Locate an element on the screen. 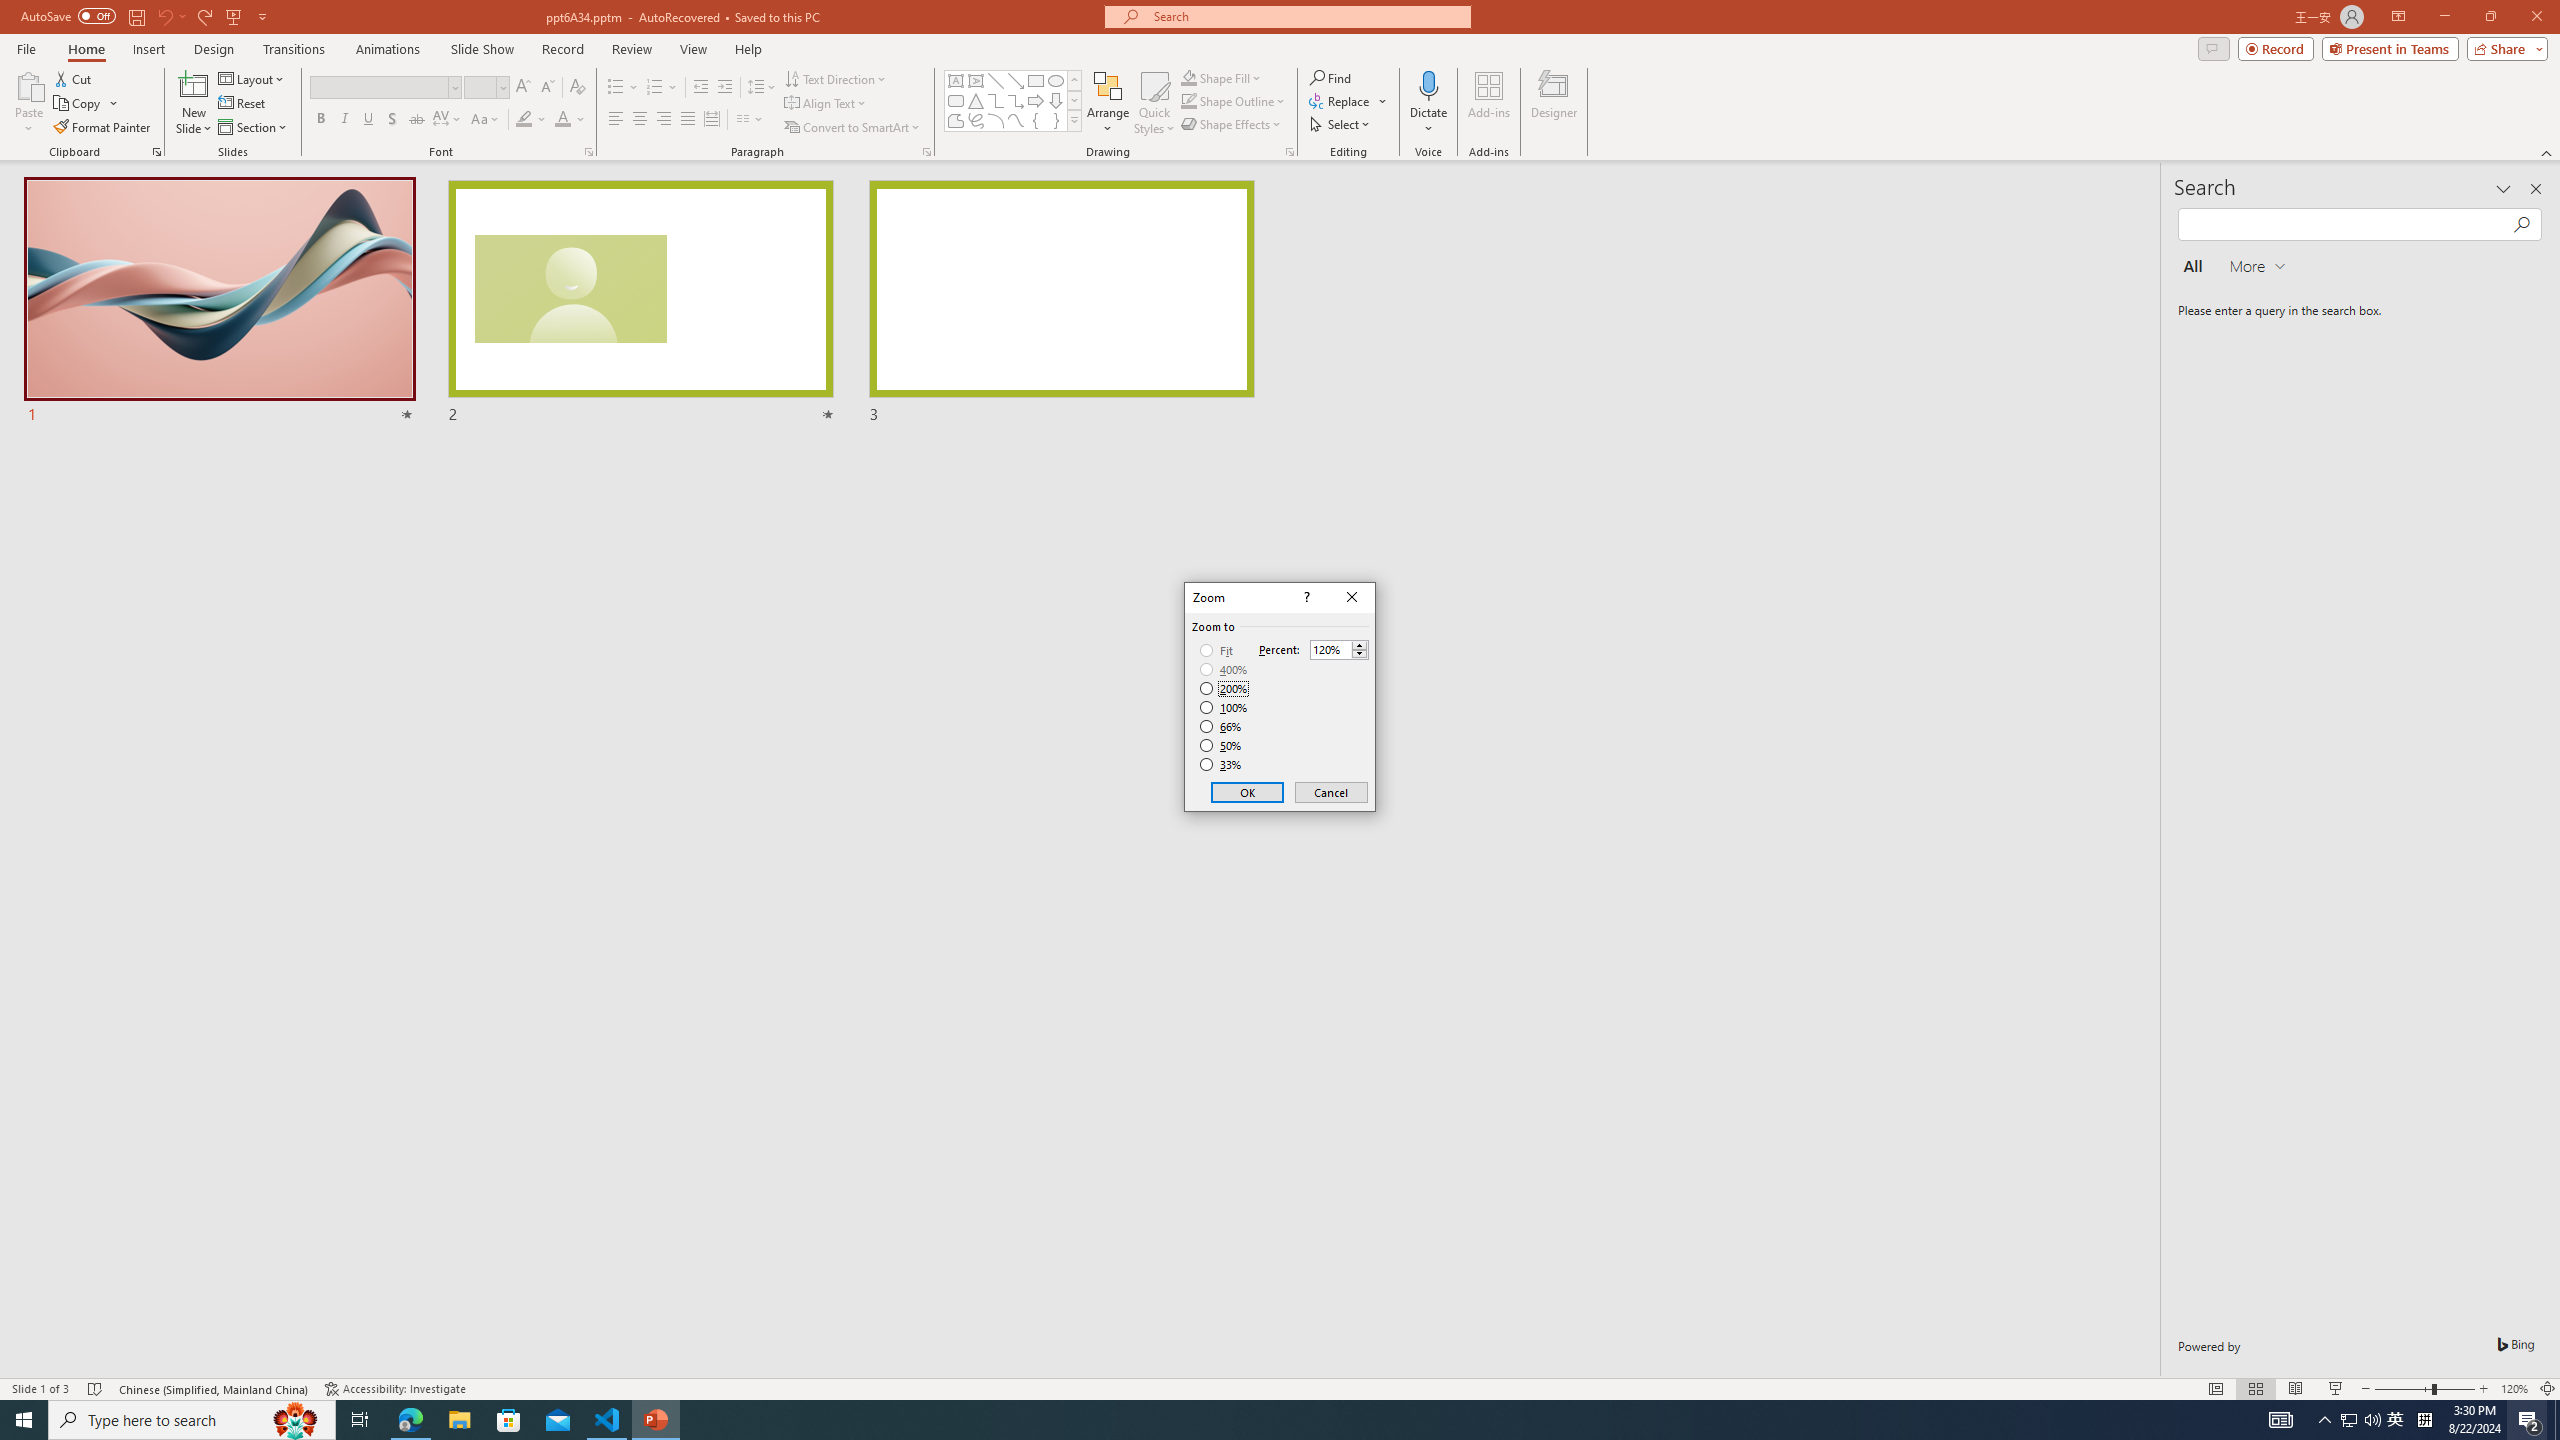 The image size is (2560, 1440). 'Zoom 120%' is located at coordinates (2515, 1389).